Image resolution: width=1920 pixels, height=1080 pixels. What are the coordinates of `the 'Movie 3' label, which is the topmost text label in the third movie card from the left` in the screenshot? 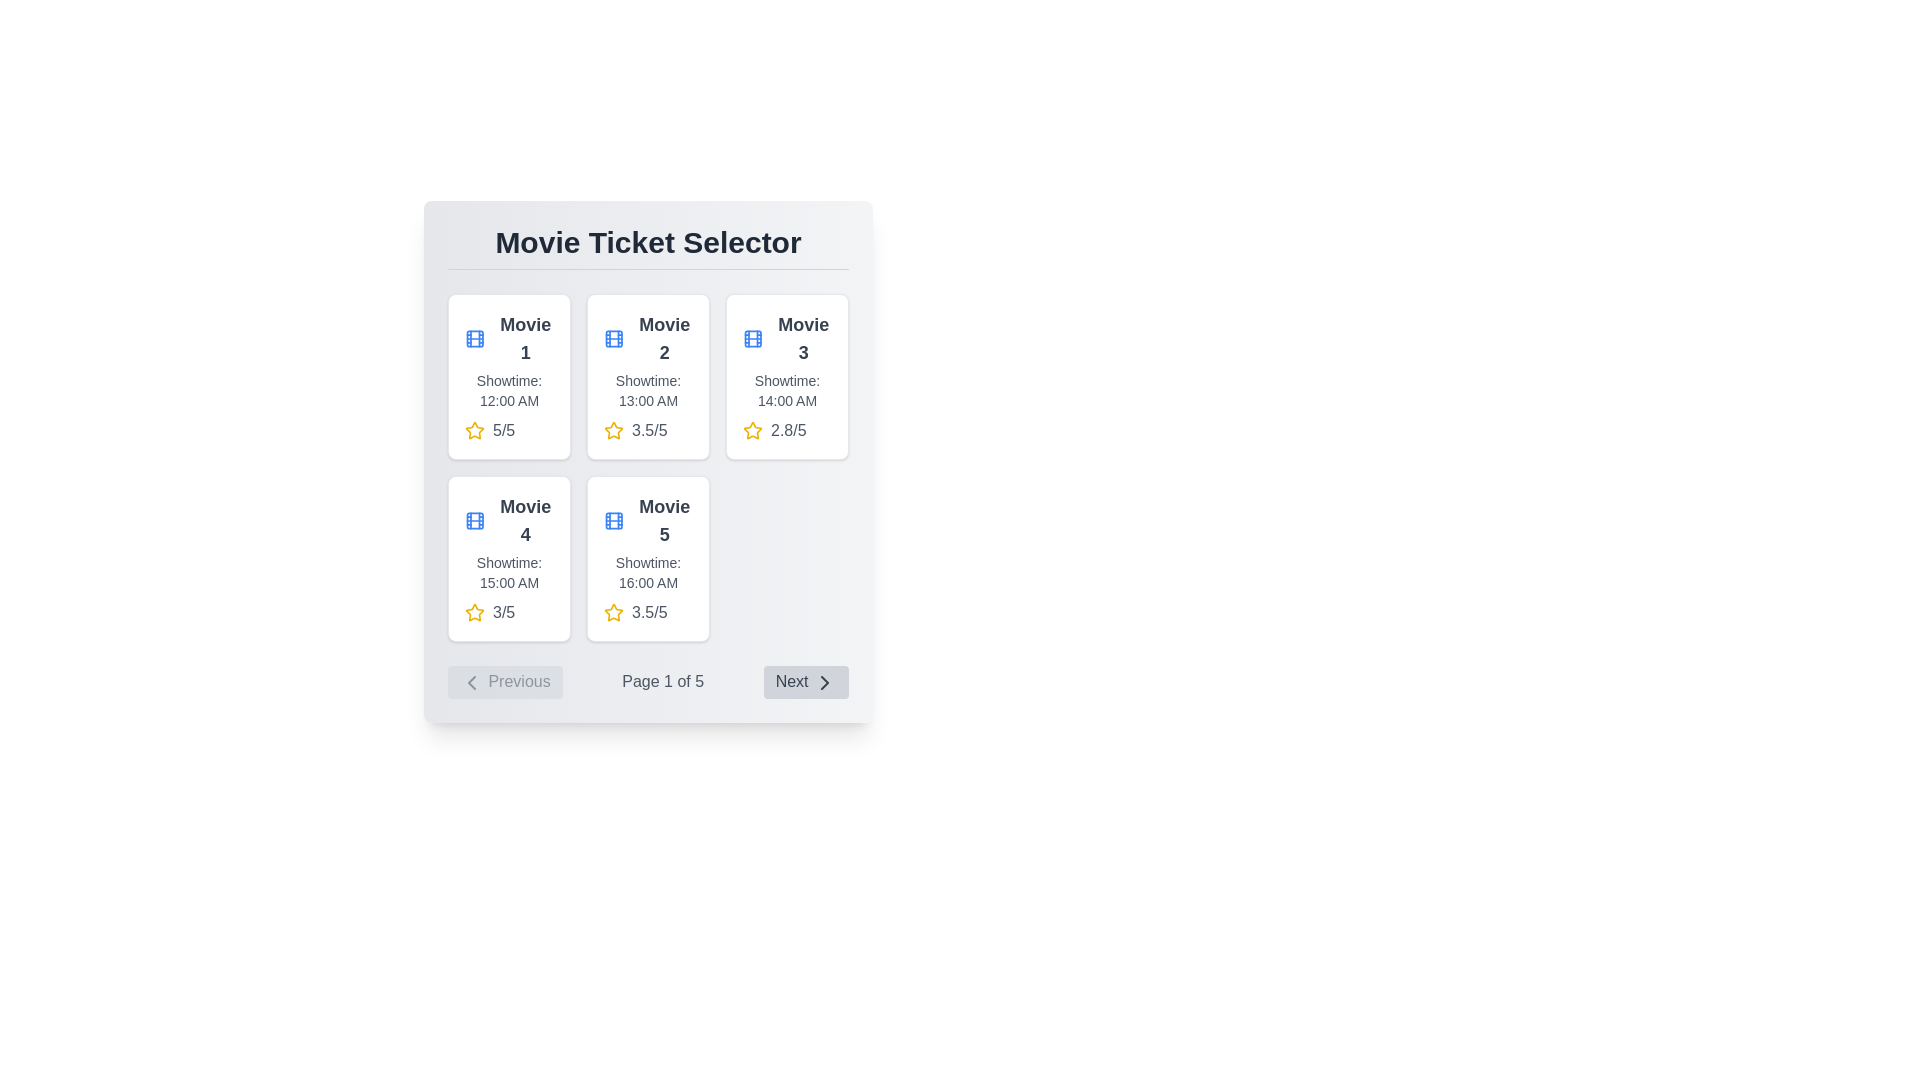 It's located at (803, 338).